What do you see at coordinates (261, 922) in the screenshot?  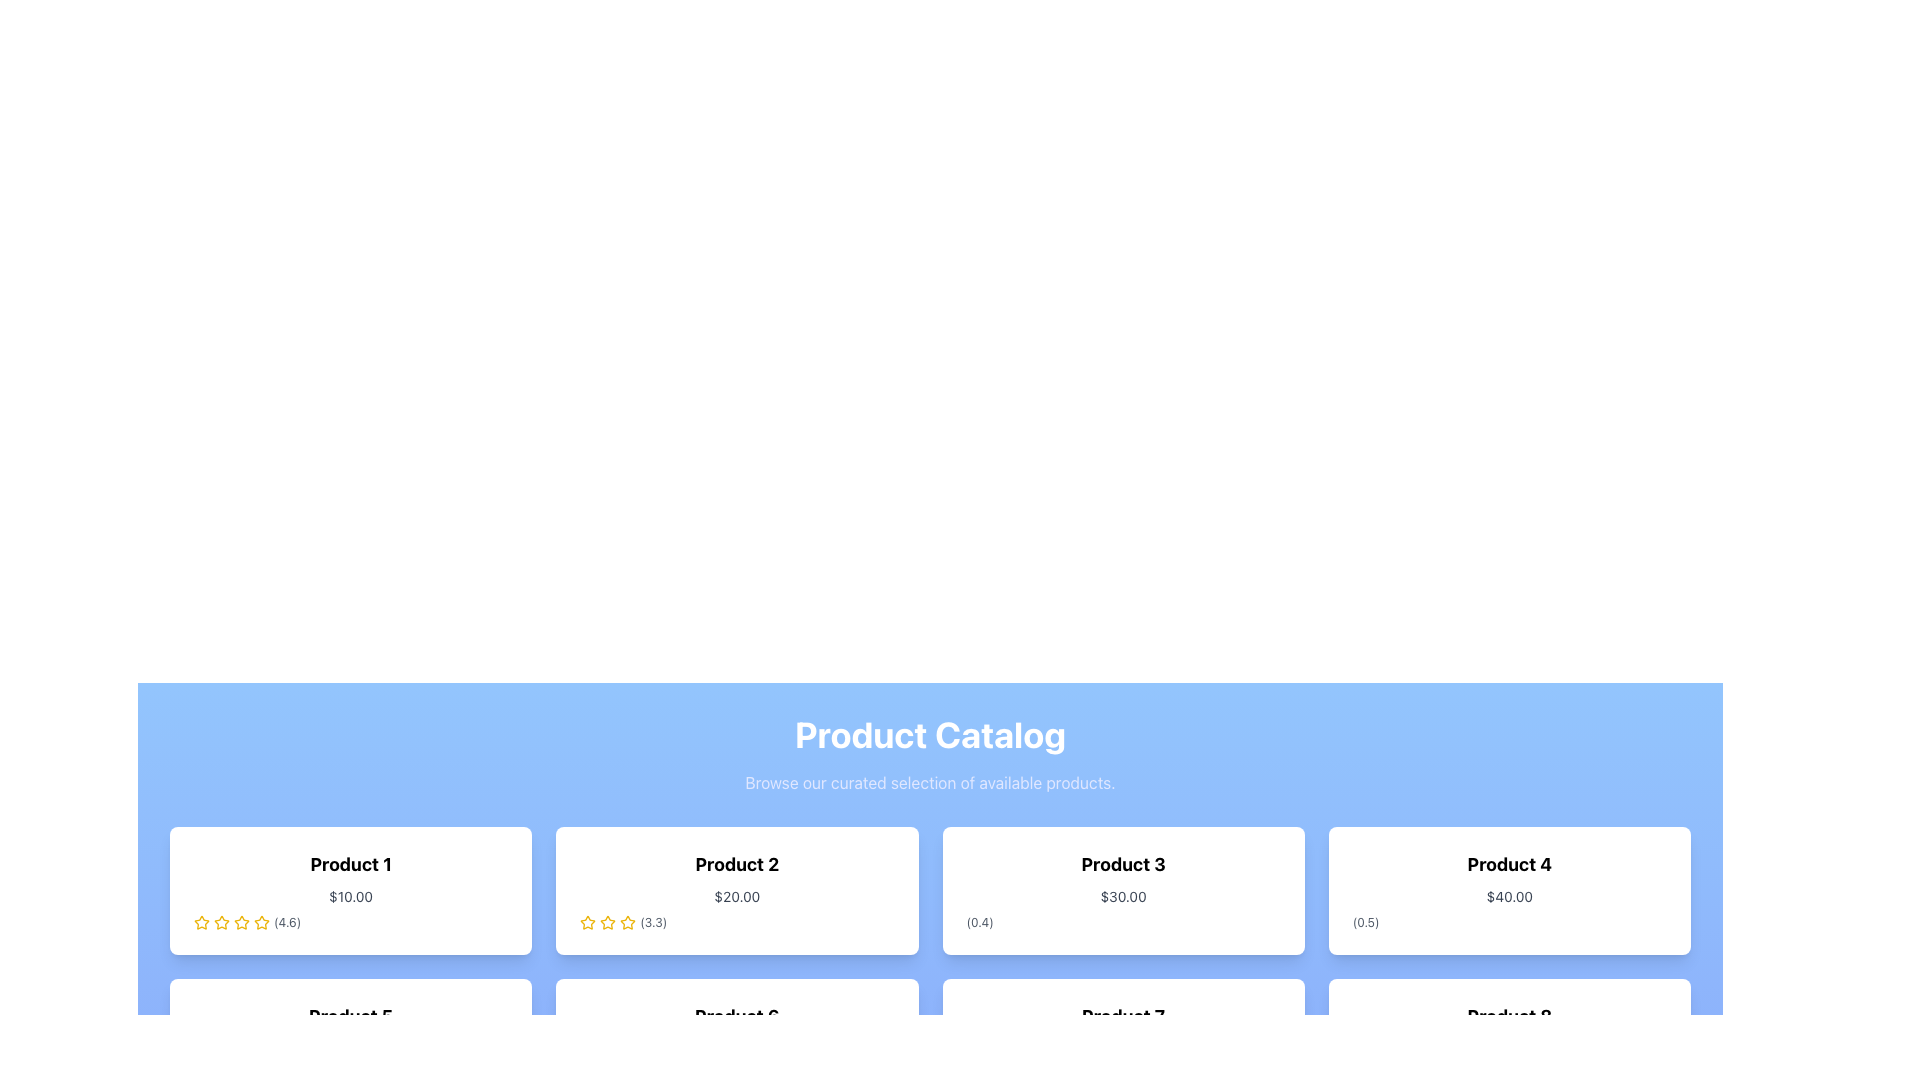 I see `the last yellow star icon representing the product rating, located below the 'Product 1' title in the first product card` at bounding box center [261, 922].